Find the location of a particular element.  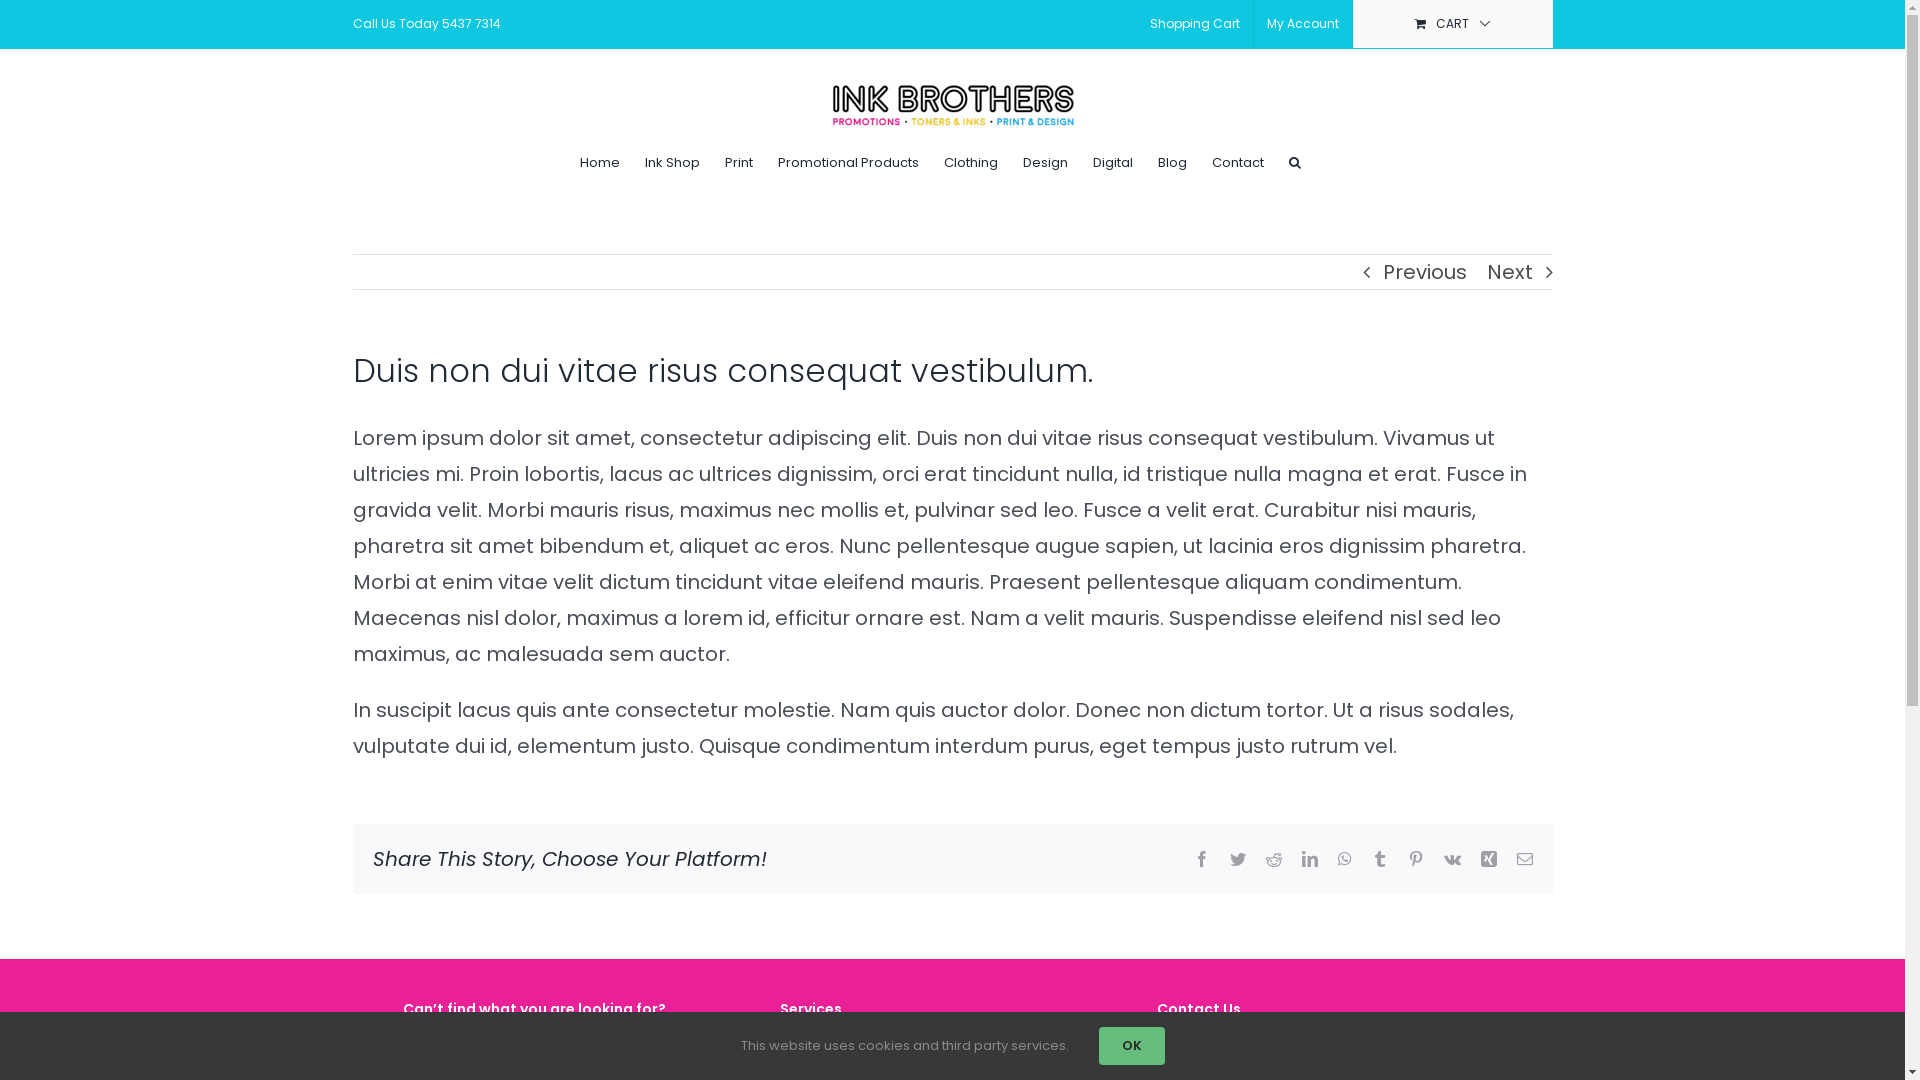

'Log In' is located at coordinates (1391, 235).